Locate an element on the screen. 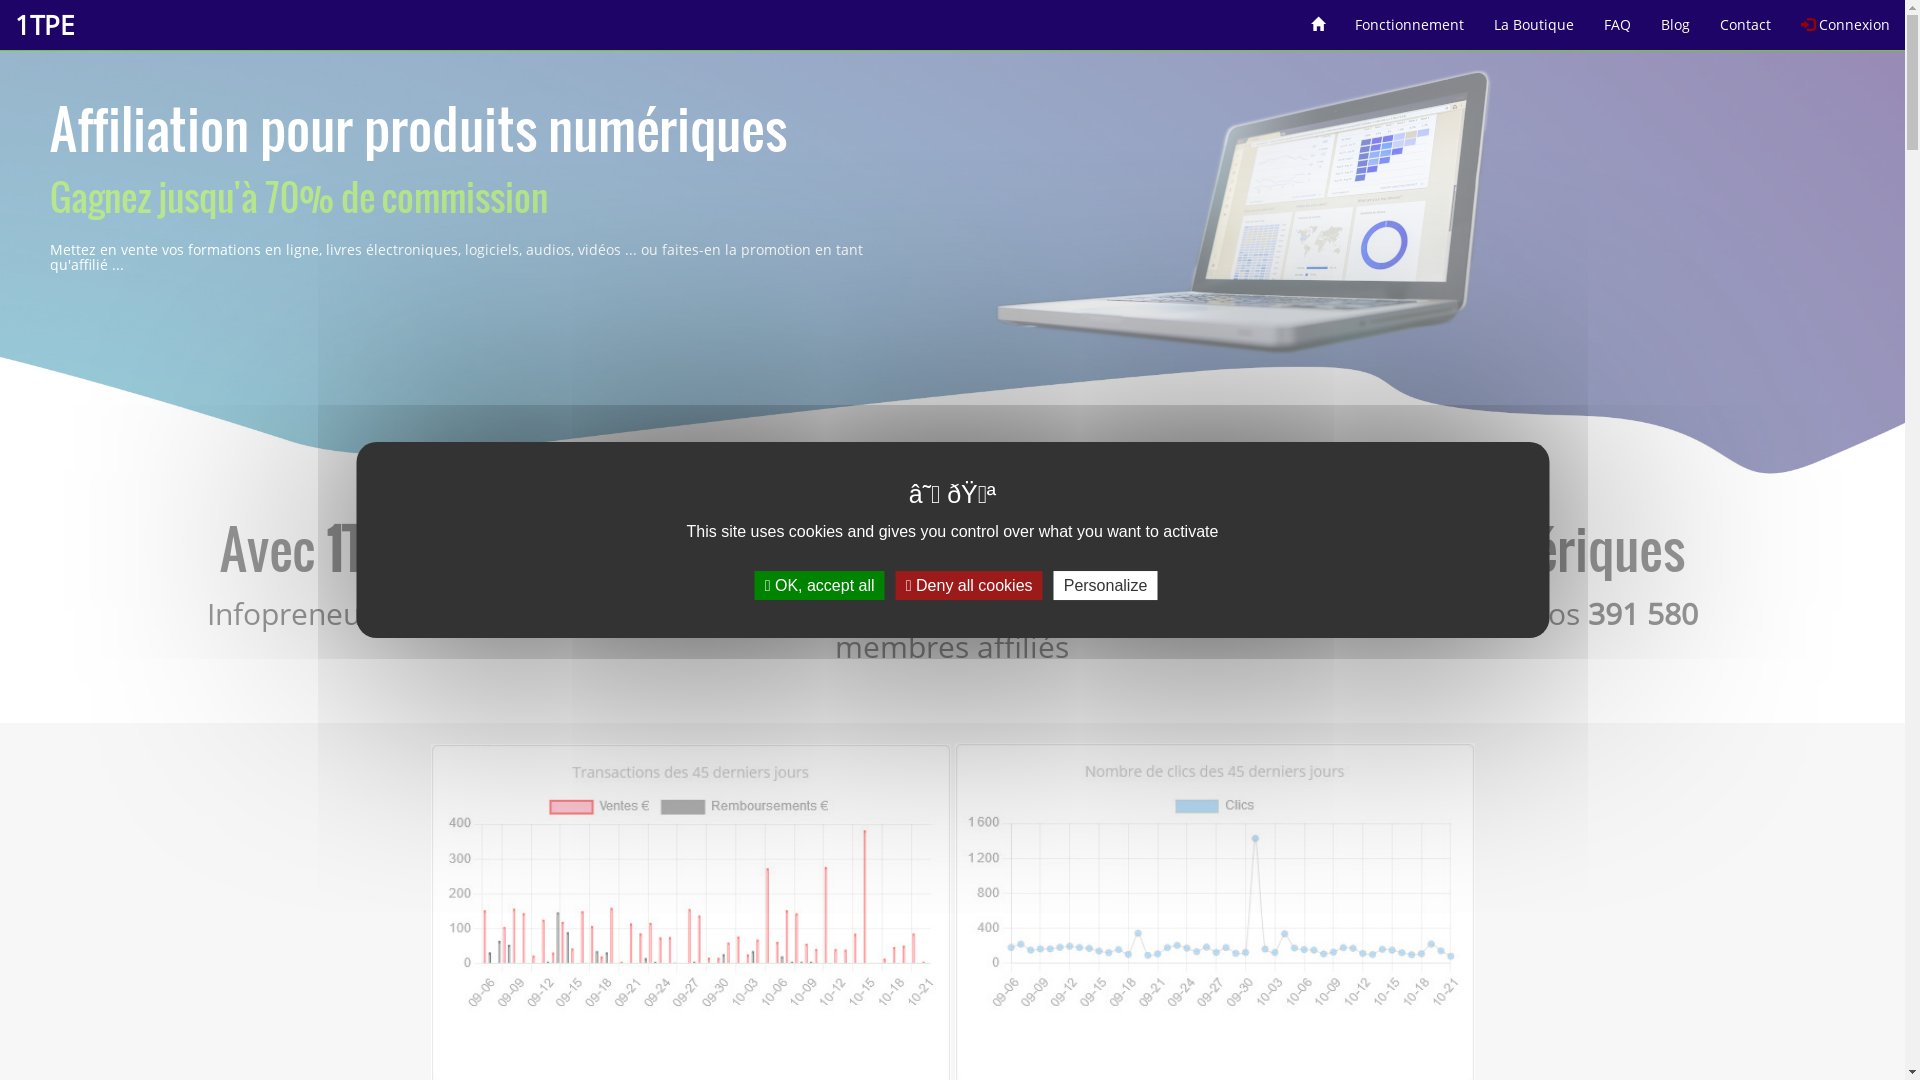 The height and width of the screenshot is (1080, 1920). 'Fonctionnement' is located at coordinates (1408, 17).